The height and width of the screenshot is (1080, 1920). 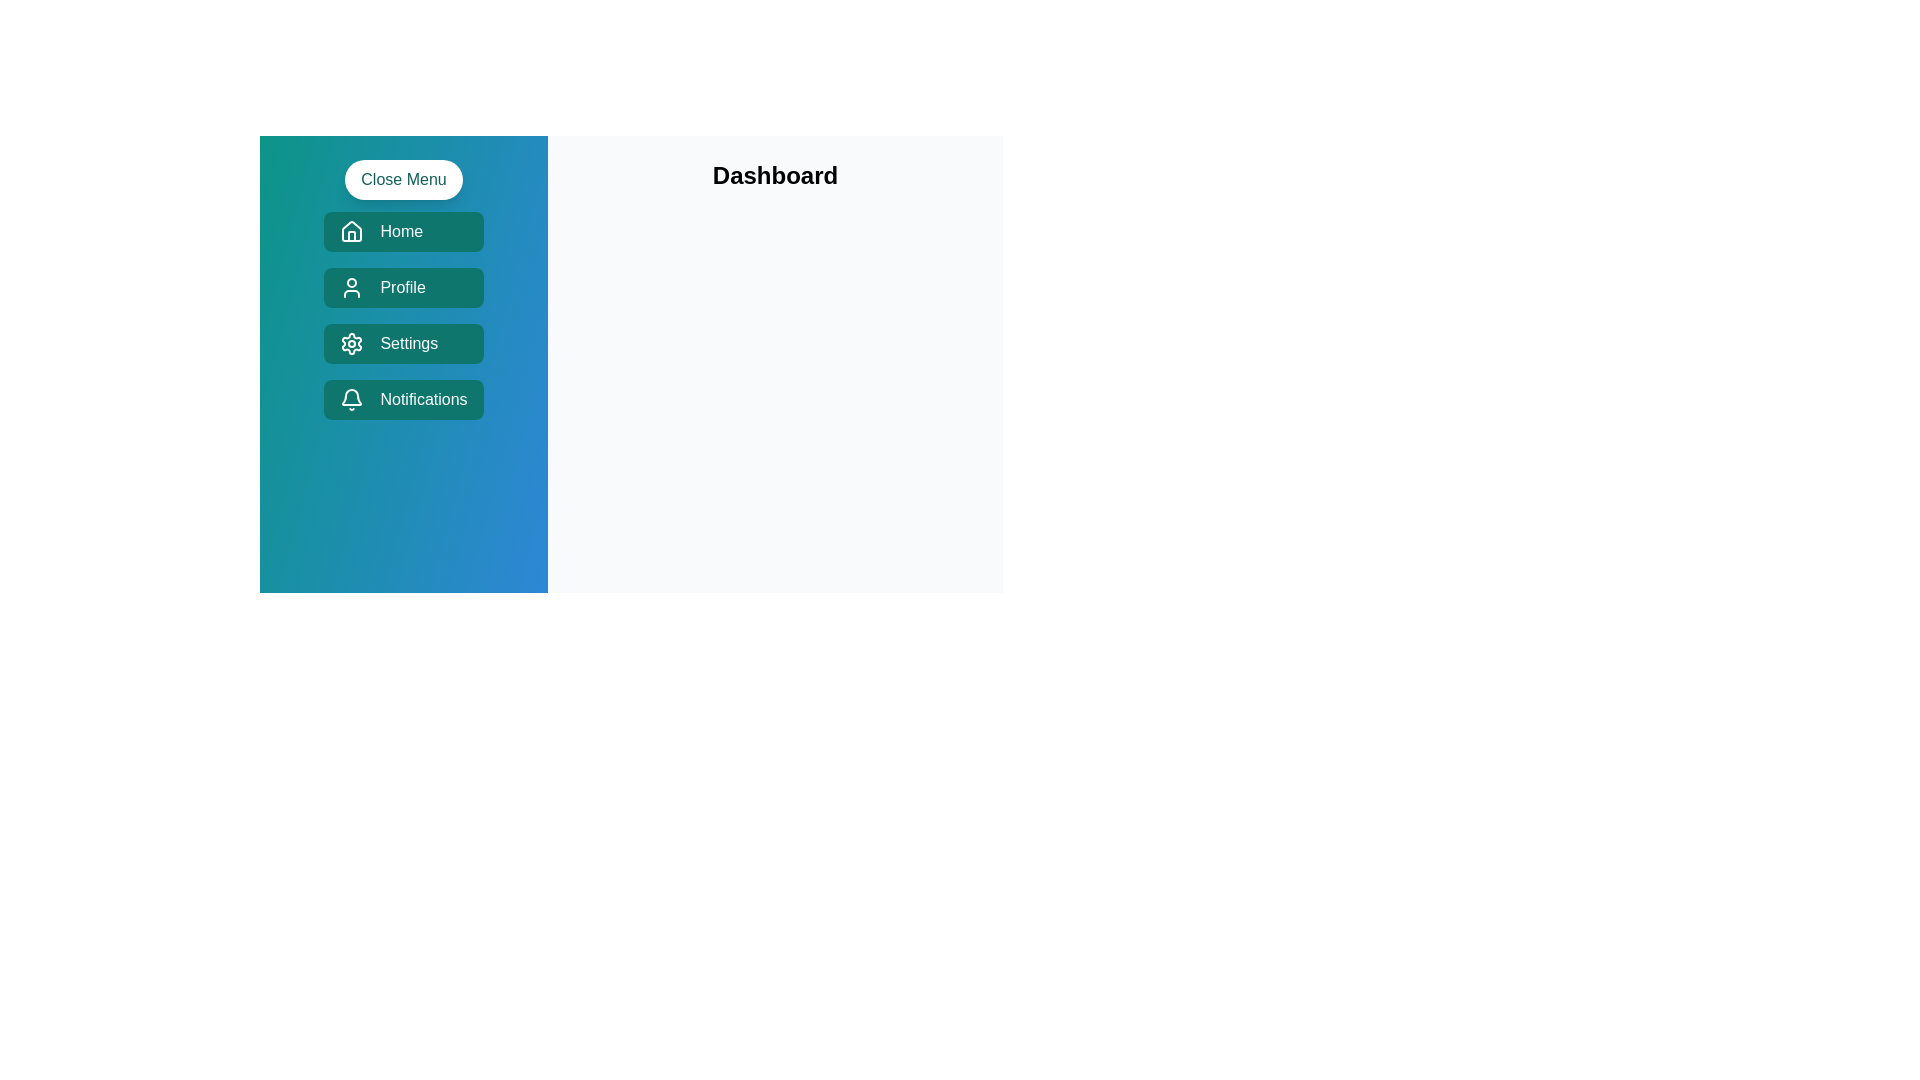 What do you see at coordinates (402, 315) in the screenshot?
I see `keyboard navigation` at bounding box center [402, 315].